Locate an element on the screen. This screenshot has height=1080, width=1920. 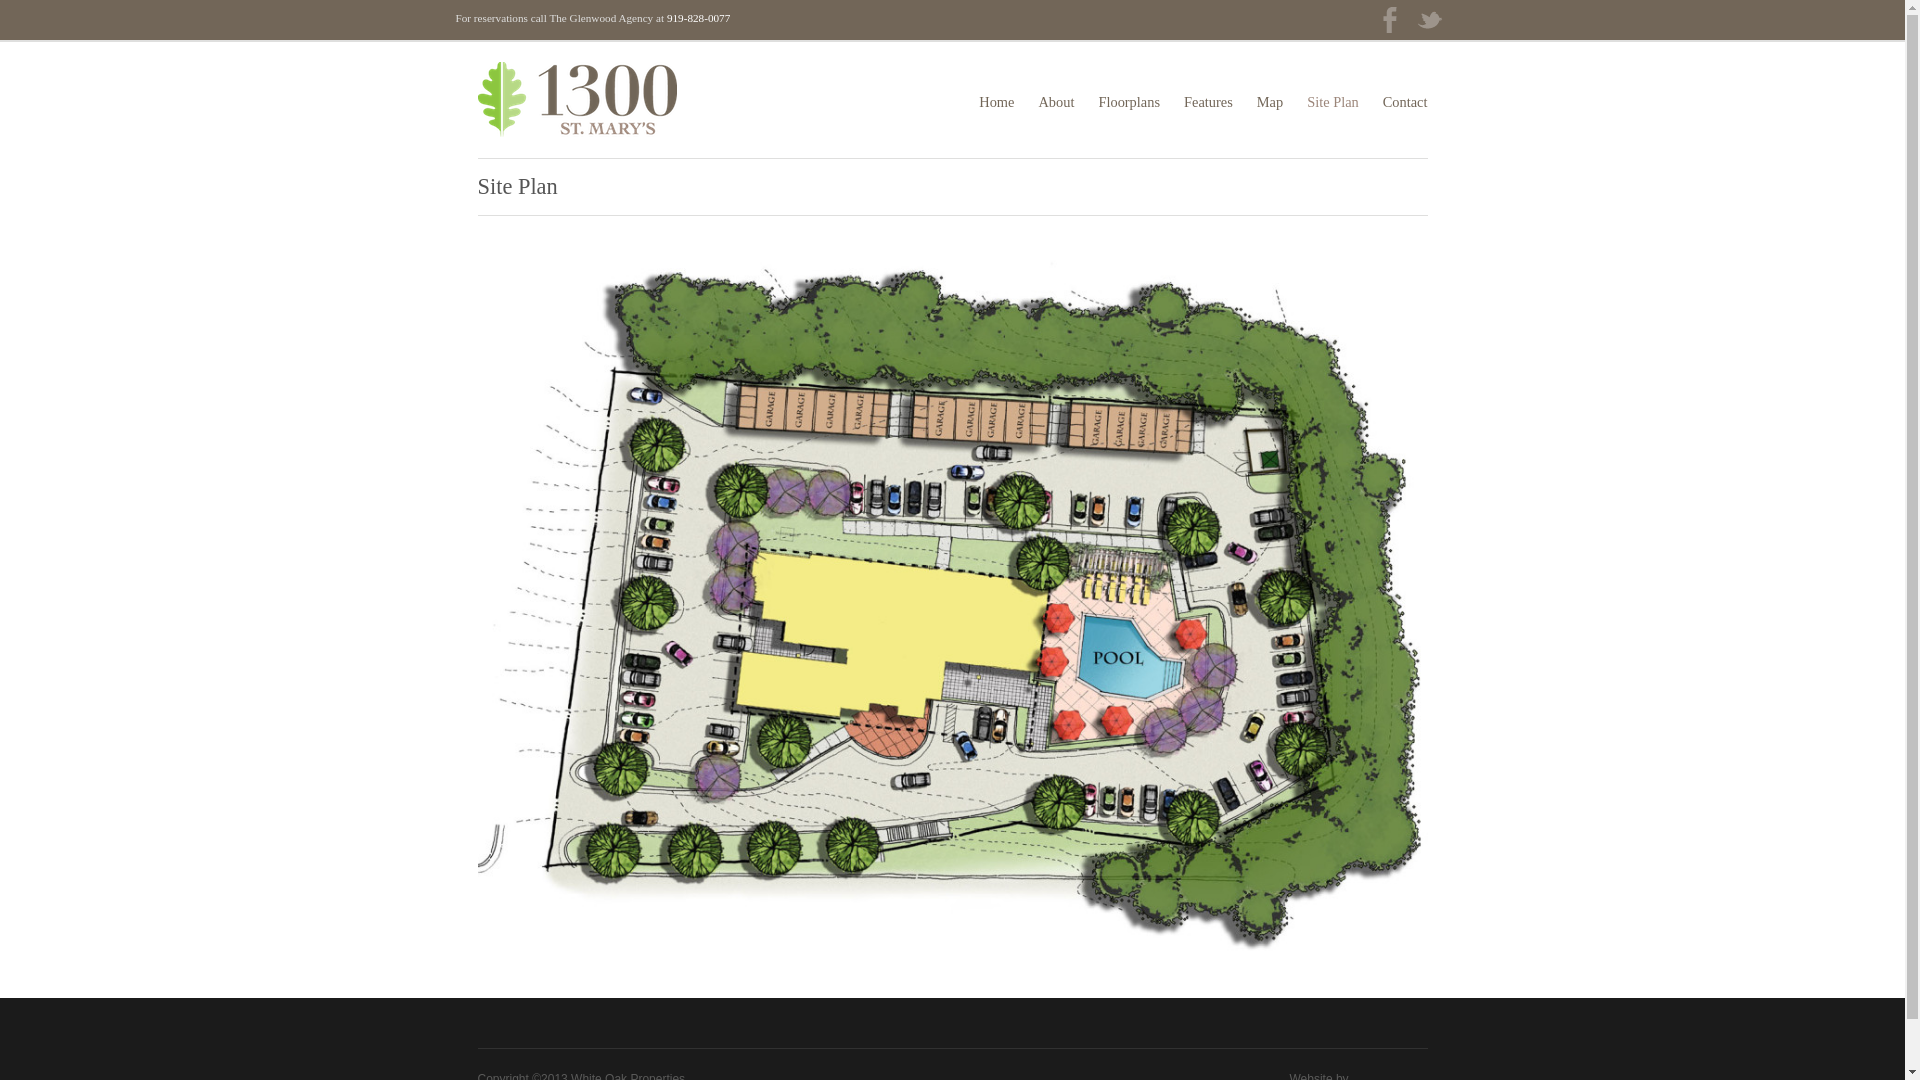
'About' is located at coordinates (1055, 102).